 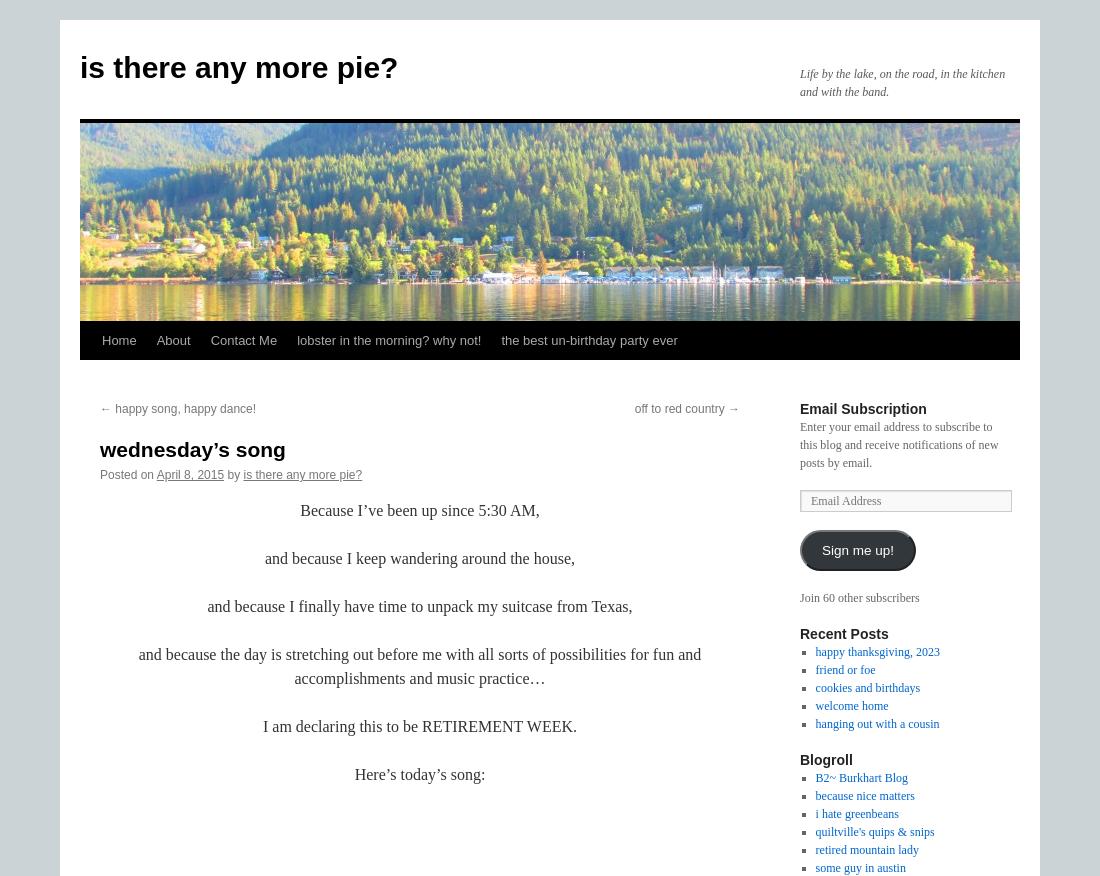 I want to click on 'because nice matters', so click(x=863, y=795).